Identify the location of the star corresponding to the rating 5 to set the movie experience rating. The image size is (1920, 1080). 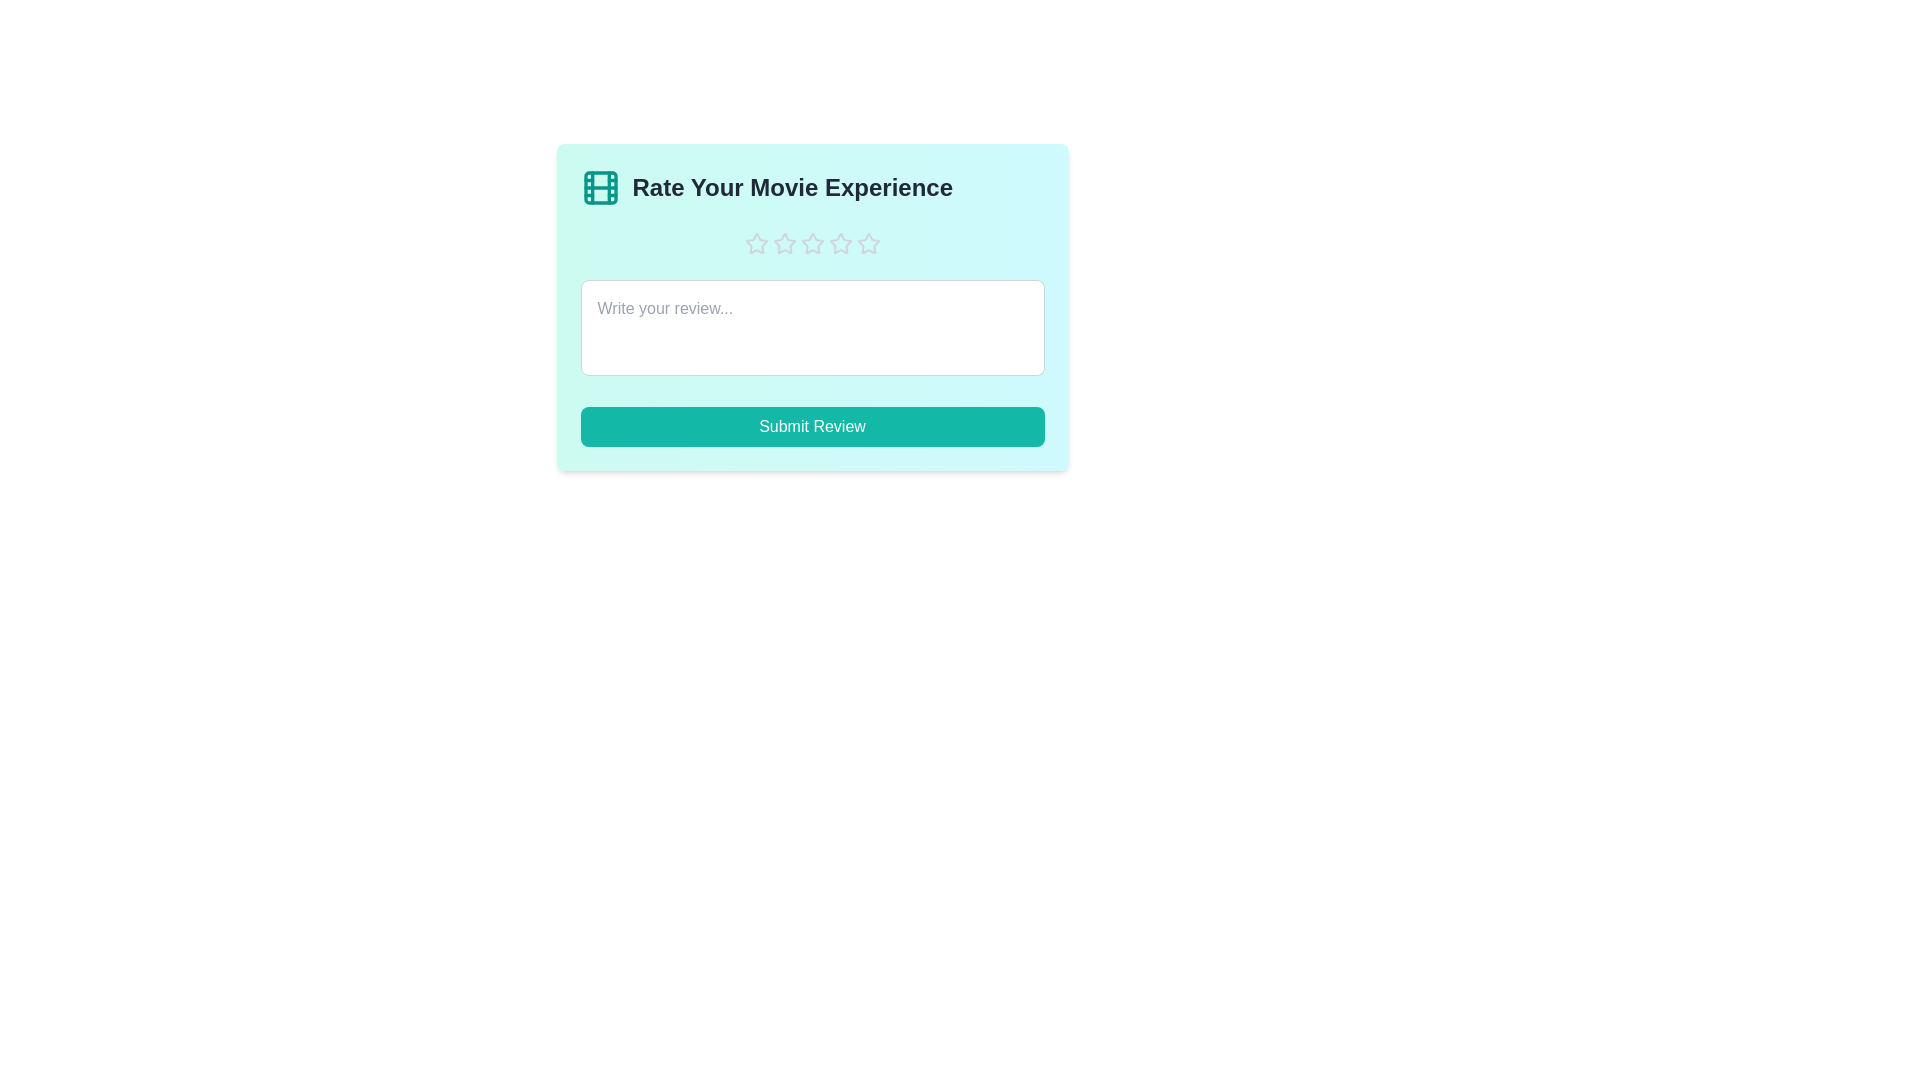
(868, 242).